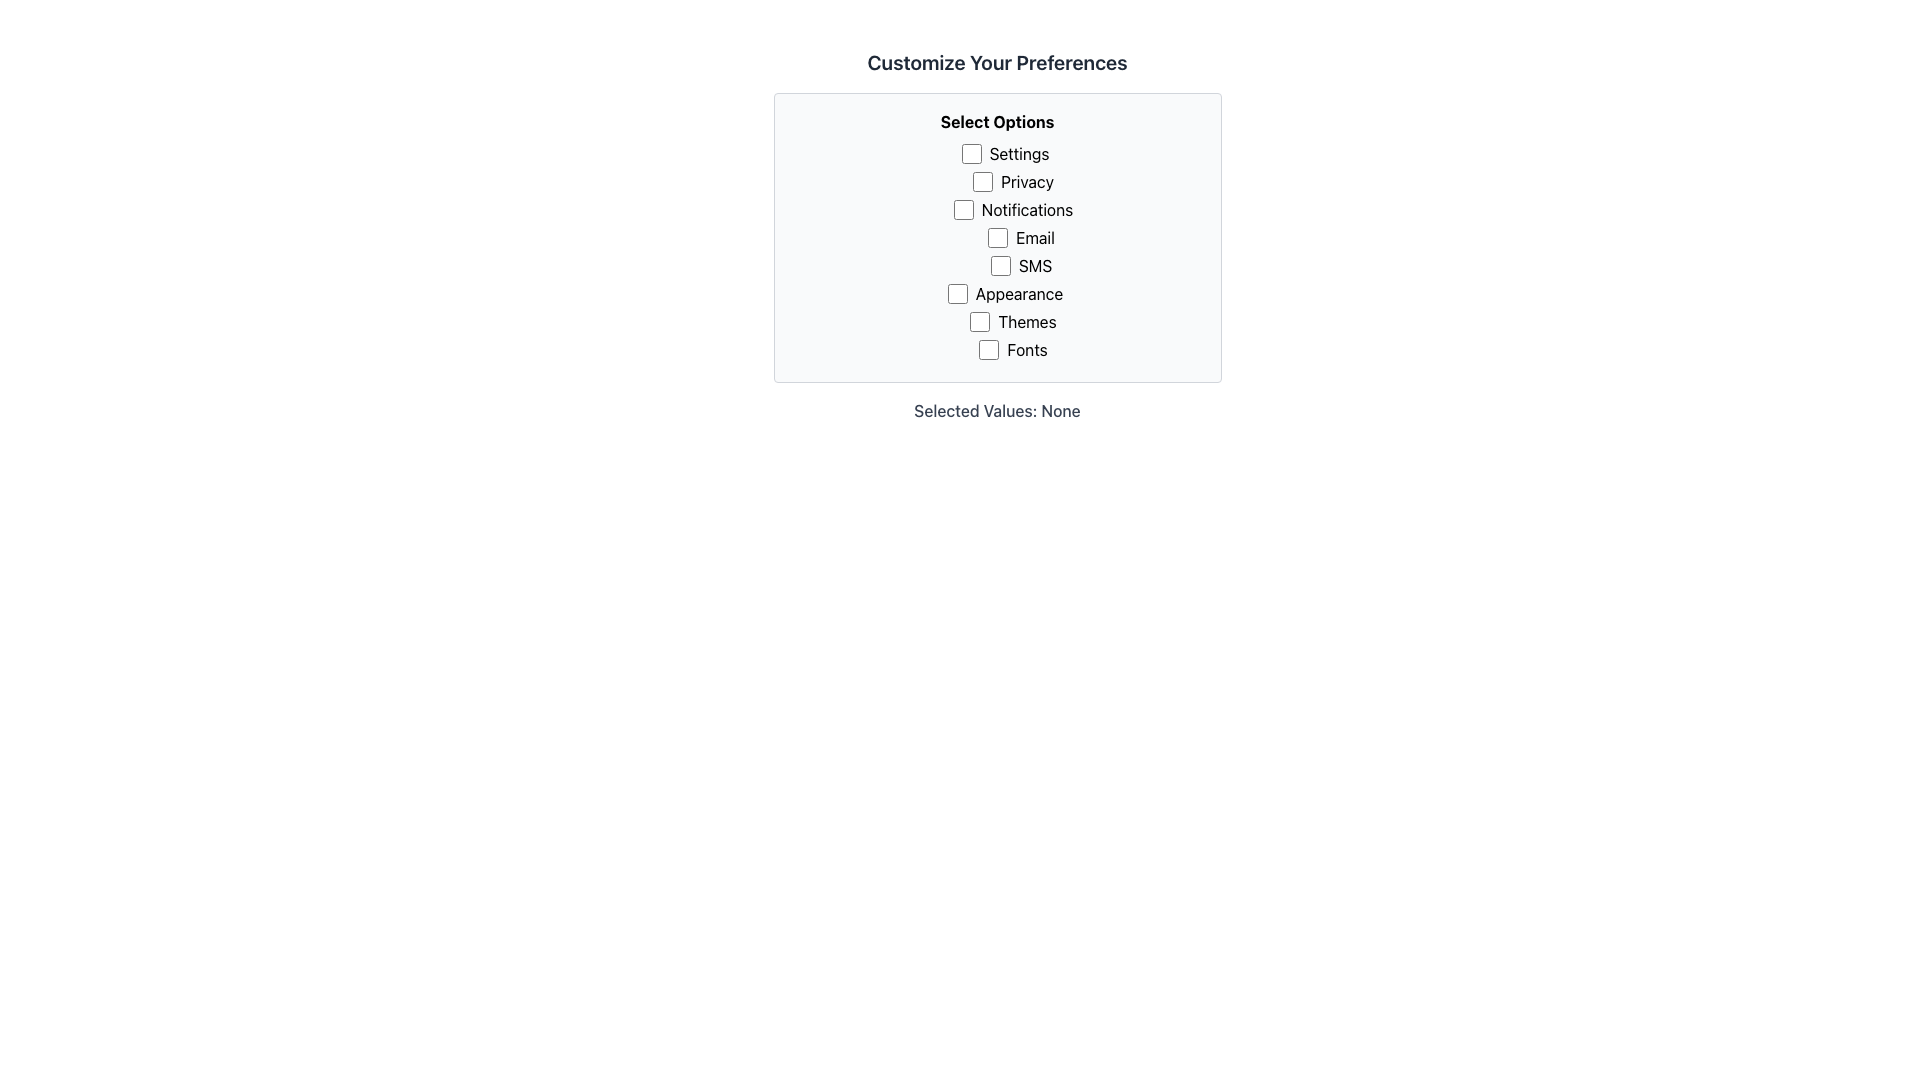  What do you see at coordinates (1021, 237) in the screenshot?
I see `the 'Email' label element located in the 'Select Options' section beneath the 'Notifications' header` at bounding box center [1021, 237].